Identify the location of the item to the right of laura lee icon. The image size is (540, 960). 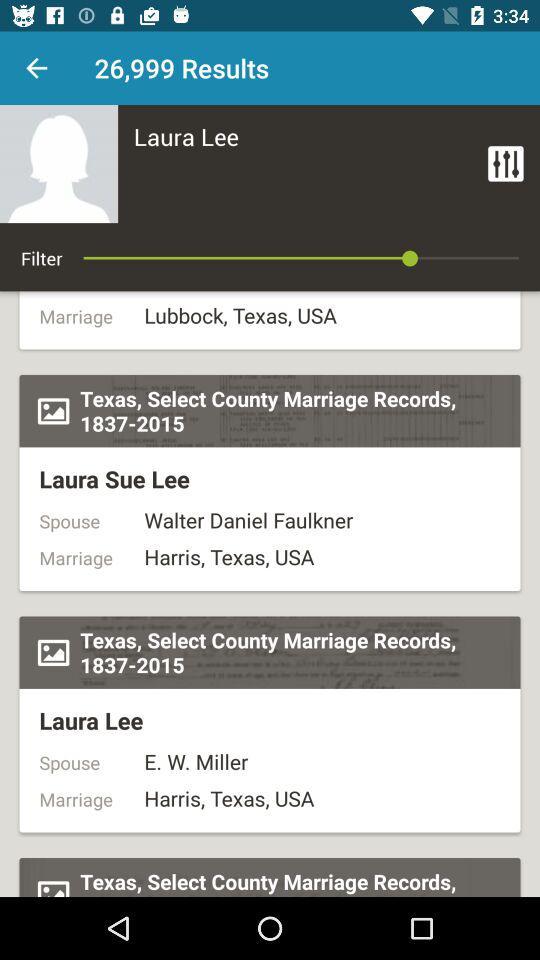
(504, 162).